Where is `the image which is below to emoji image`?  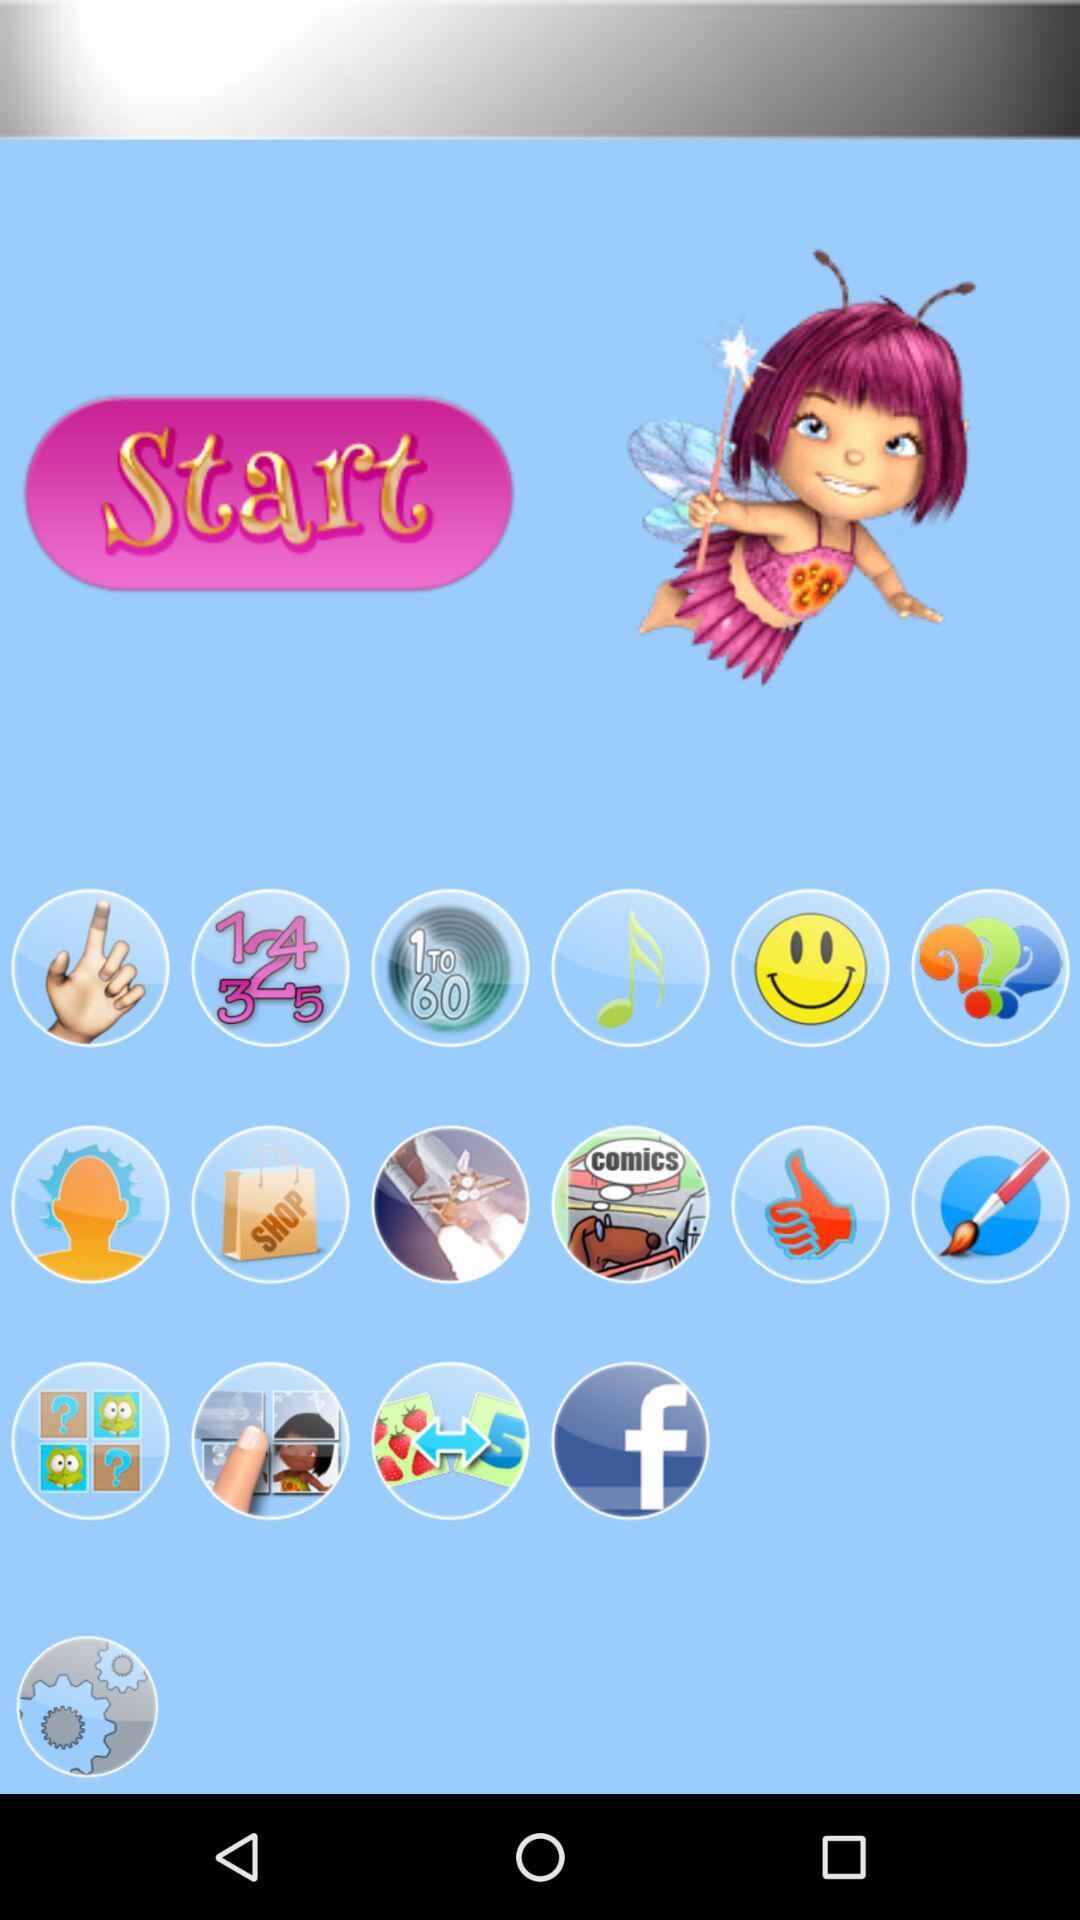 the image which is below to emoji image is located at coordinates (810, 1203).